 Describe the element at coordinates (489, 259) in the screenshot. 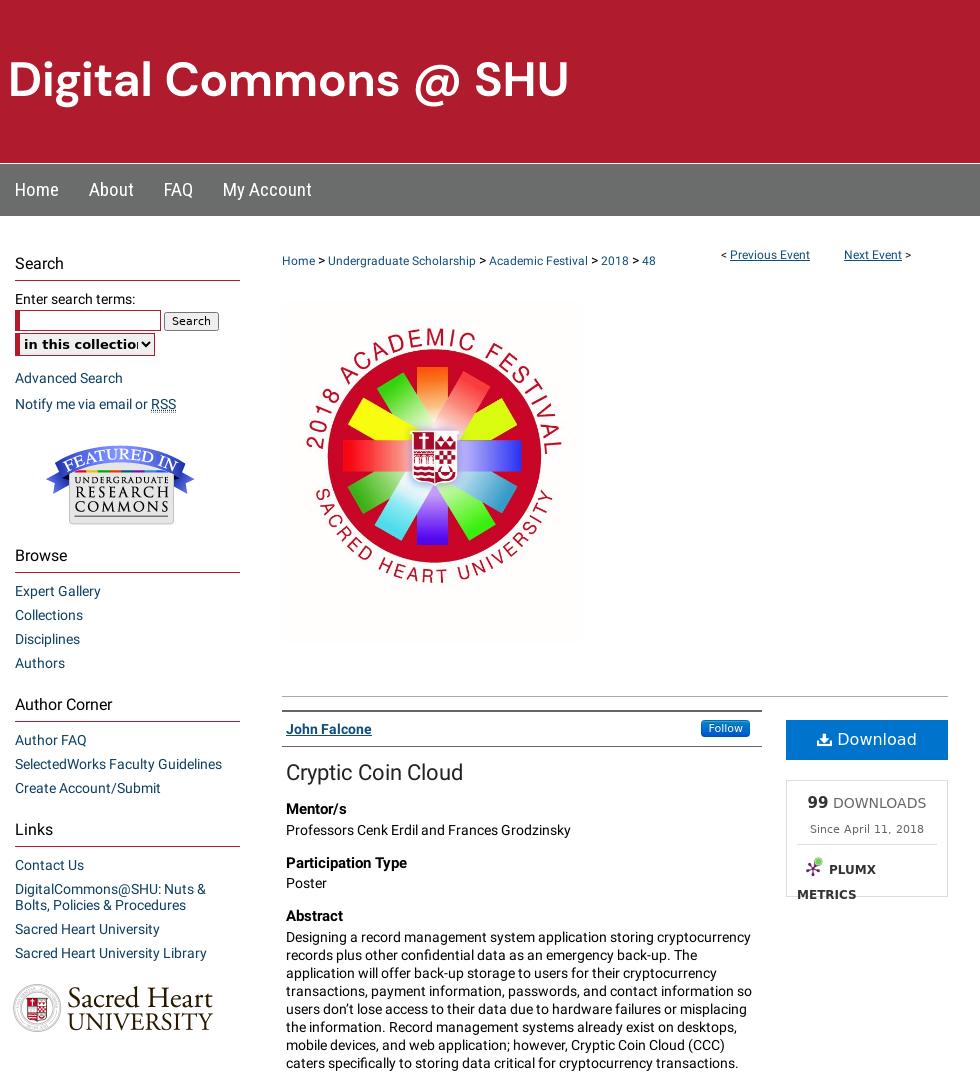

I see `'Academic Festival'` at that location.